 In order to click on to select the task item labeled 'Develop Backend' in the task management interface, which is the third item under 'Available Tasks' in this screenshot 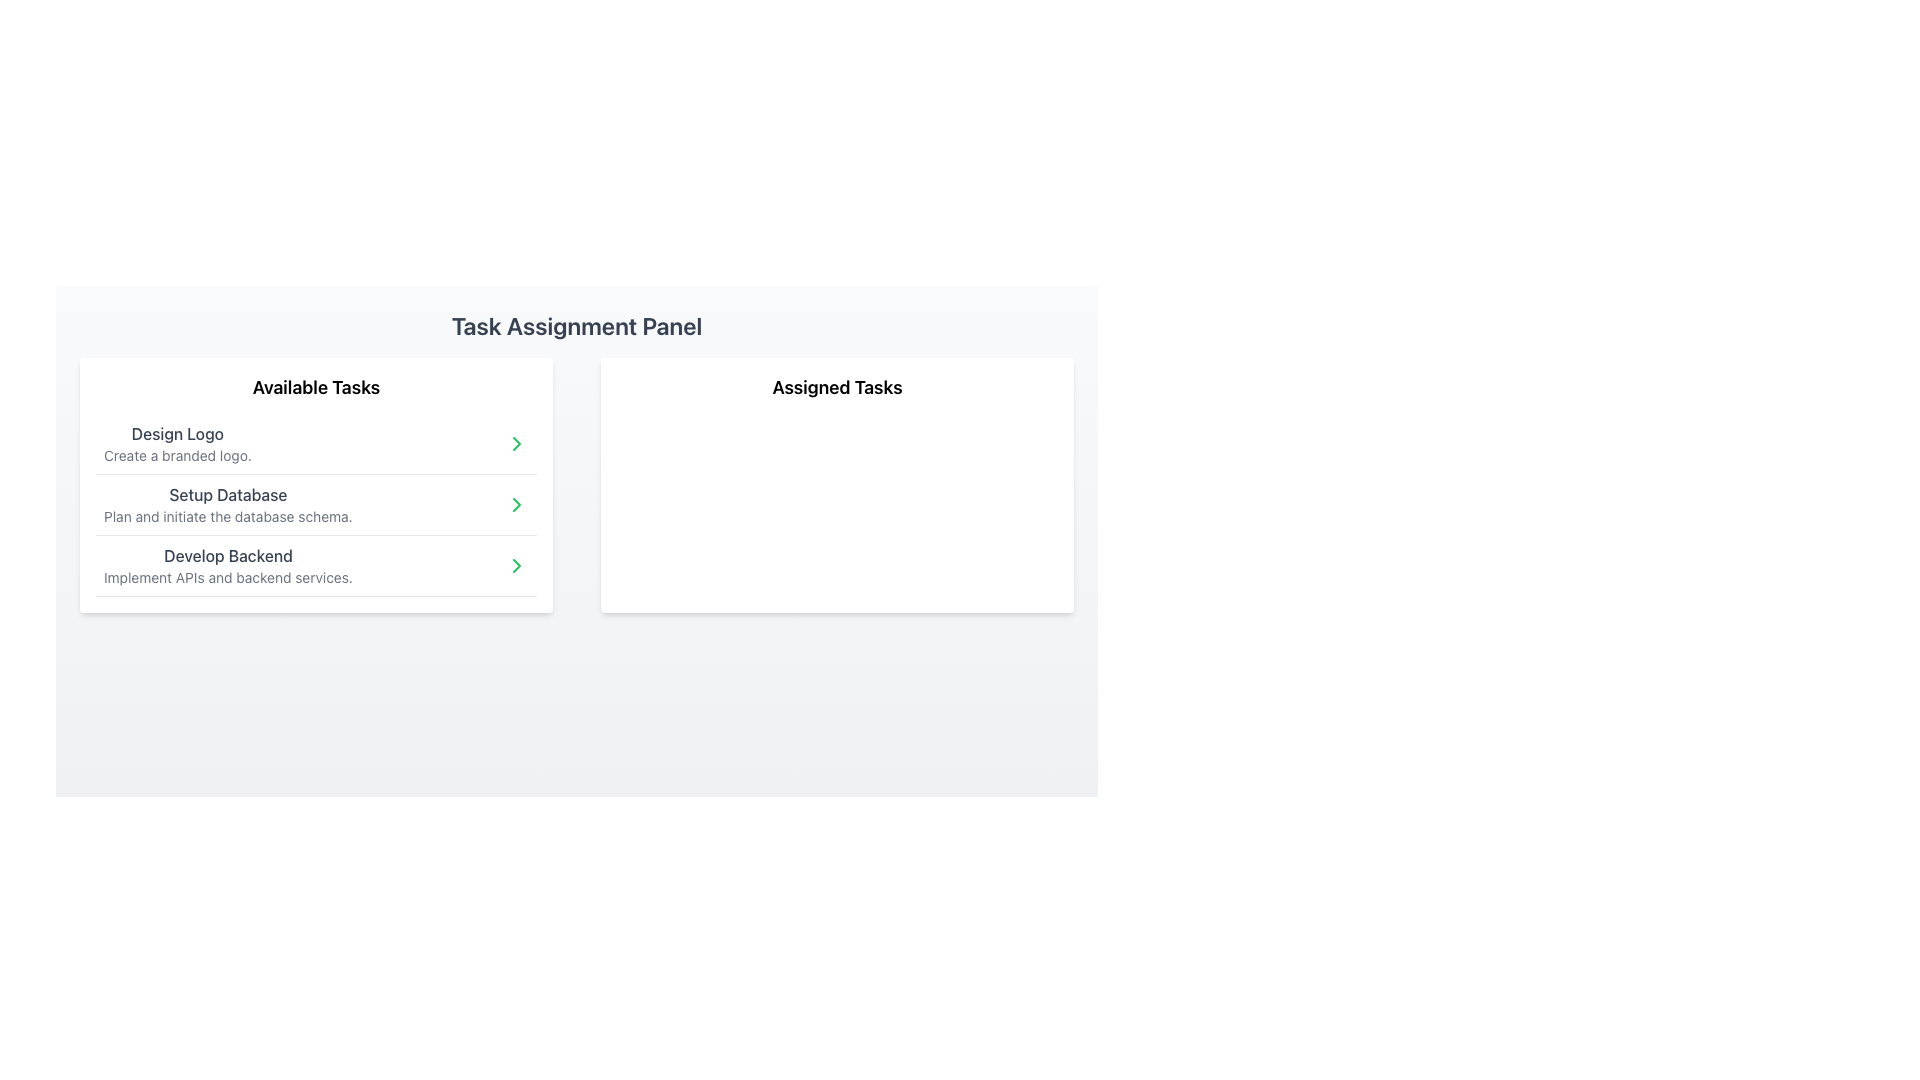, I will do `click(315, 566)`.